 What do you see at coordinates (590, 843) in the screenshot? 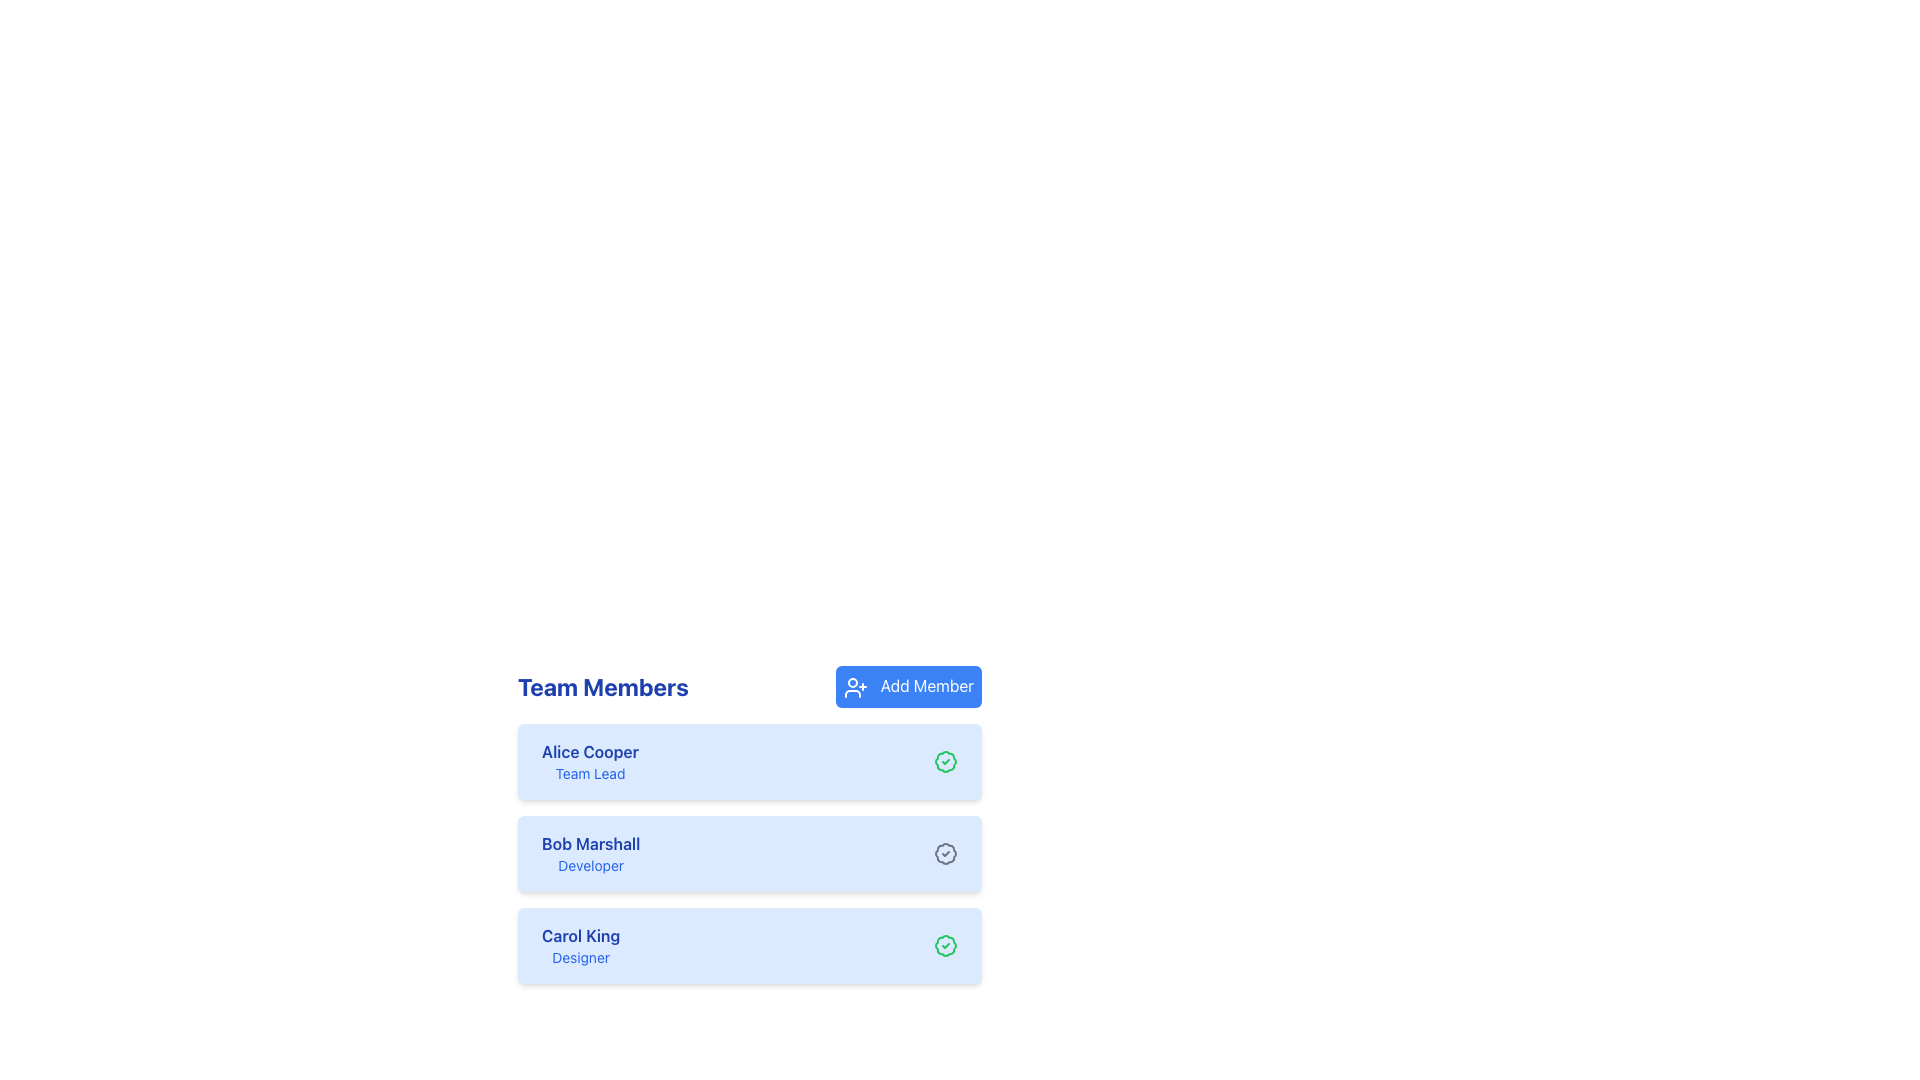
I see `text label displaying the name of the team member 'Bob Marshall Developer', located in the center-right region of the interface` at bounding box center [590, 843].